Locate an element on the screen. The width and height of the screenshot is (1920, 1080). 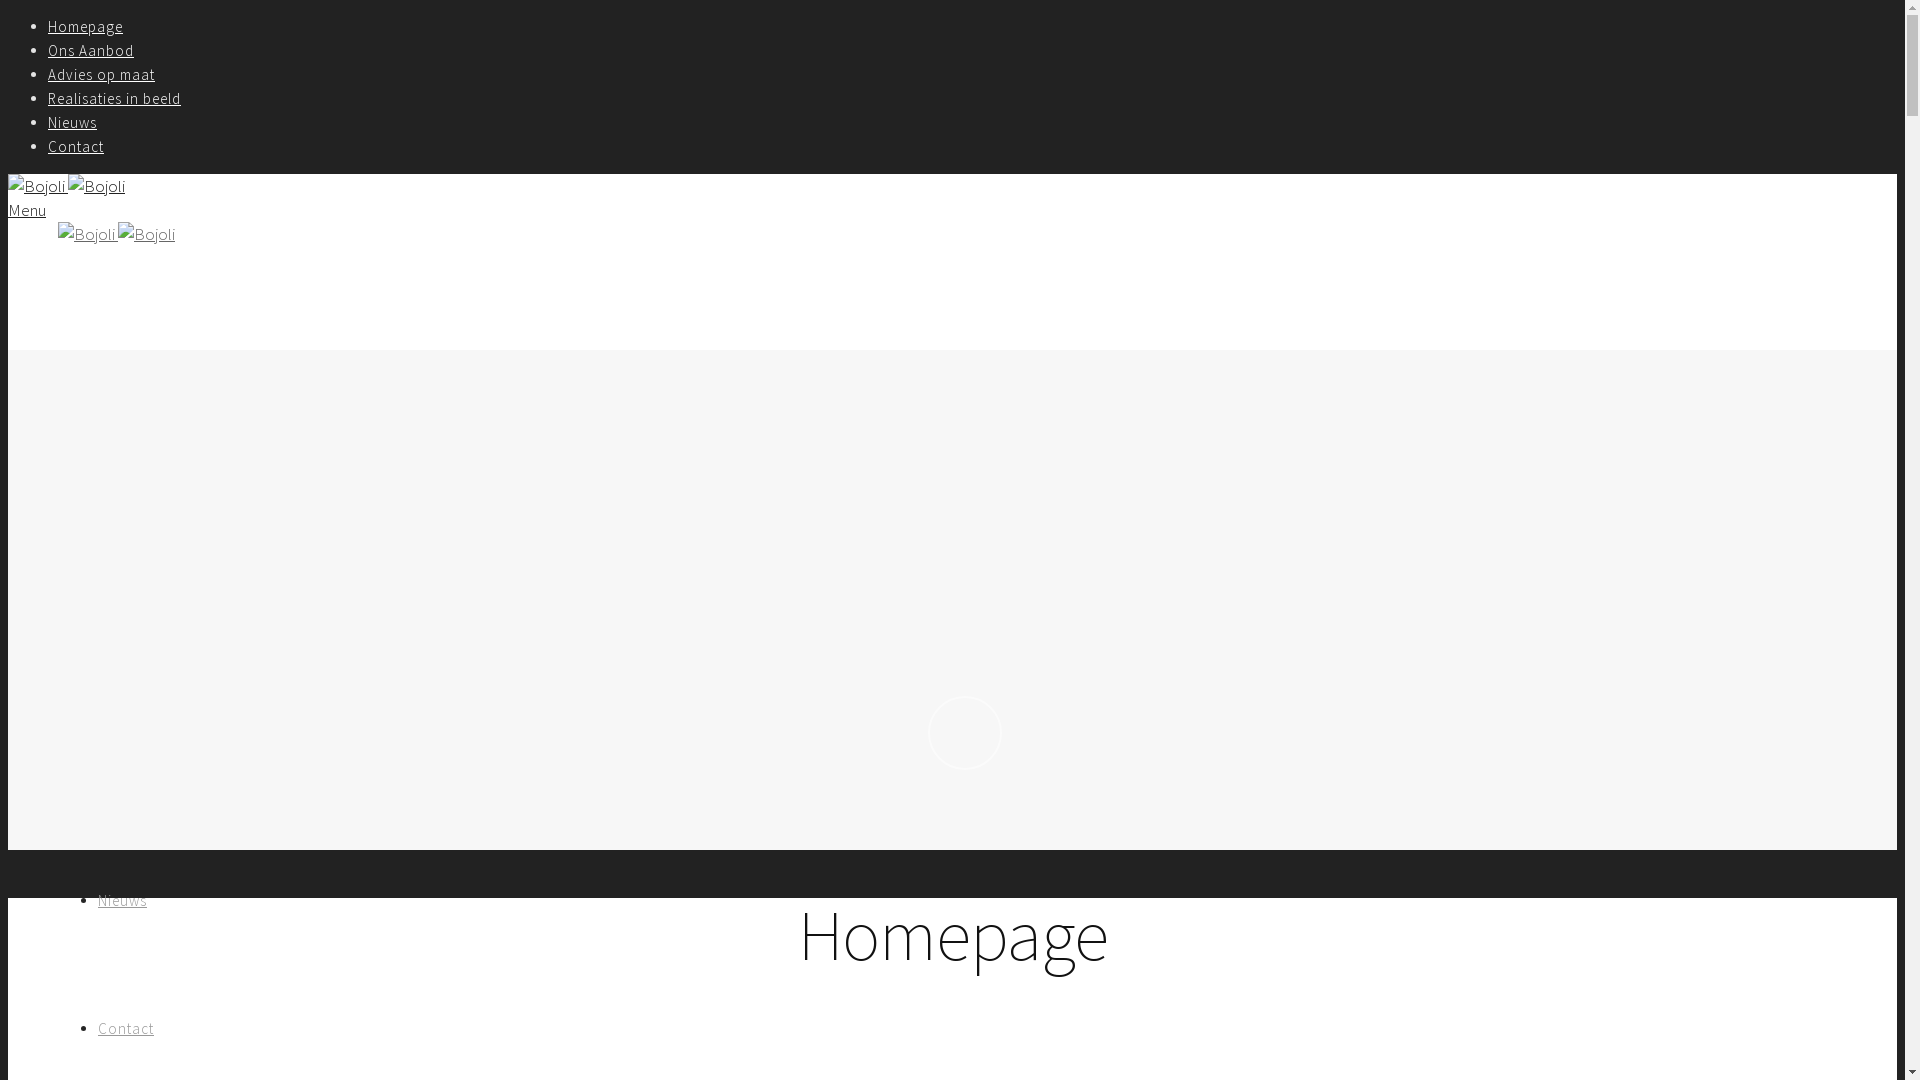
'Realisaties in beeld' is located at coordinates (113, 98).